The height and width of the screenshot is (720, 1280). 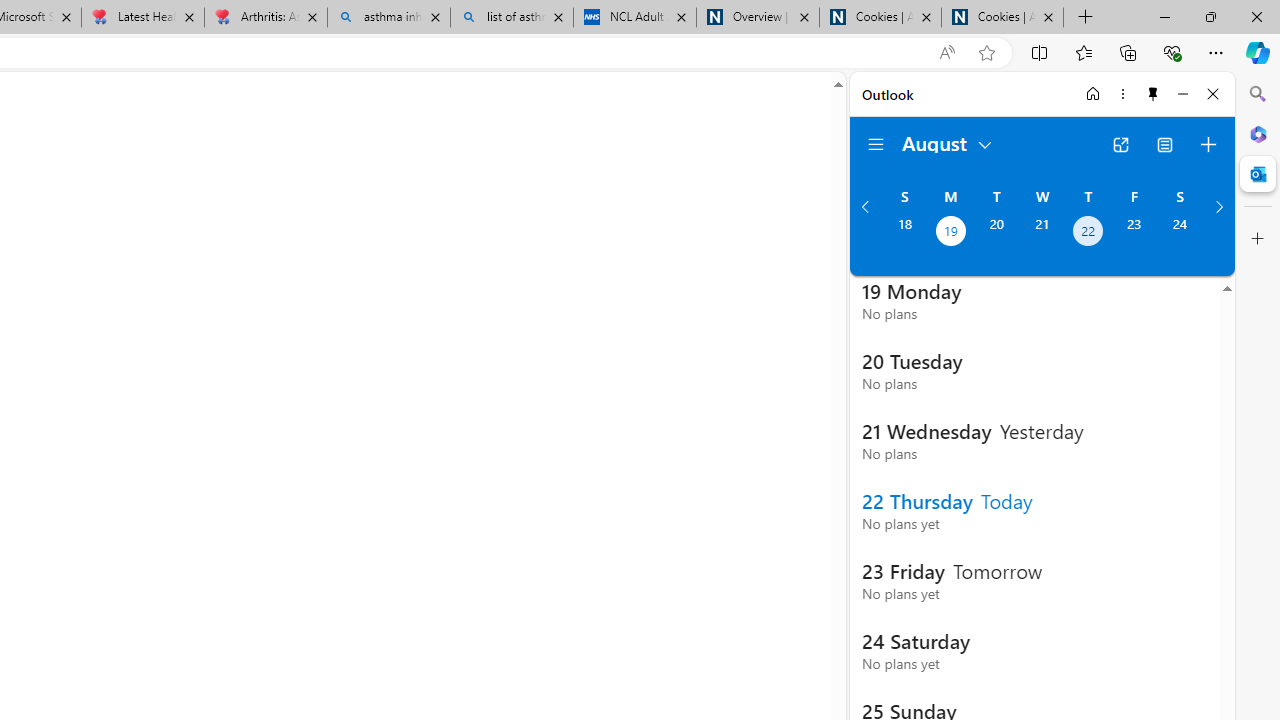 What do you see at coordinates (1087, 232) in the screenshot?
I see `'Thursday, August 22, 2024. Today. '` at bounding box center [1087, 232].